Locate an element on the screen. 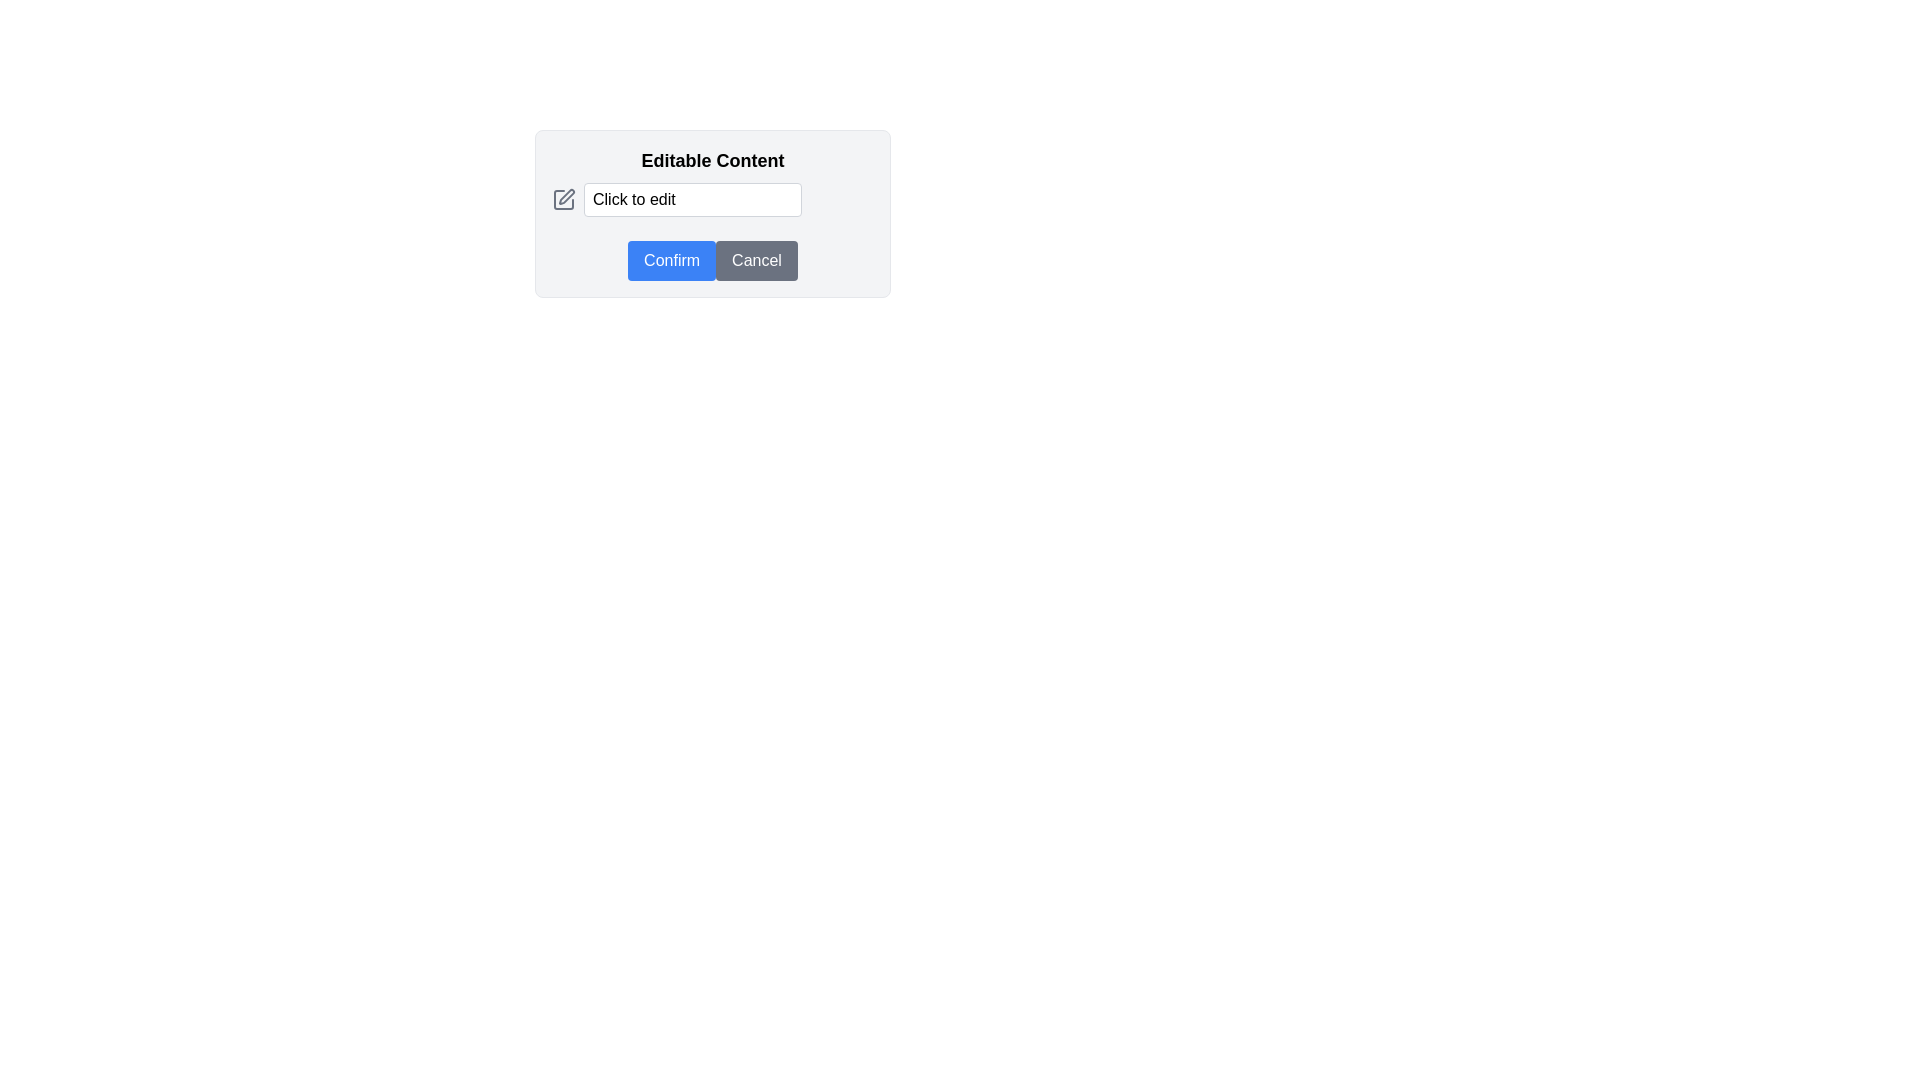  the leftmost button in the two-button group under the 'Editable Content' input field to confirm the action is located at coordinates (672, 260).